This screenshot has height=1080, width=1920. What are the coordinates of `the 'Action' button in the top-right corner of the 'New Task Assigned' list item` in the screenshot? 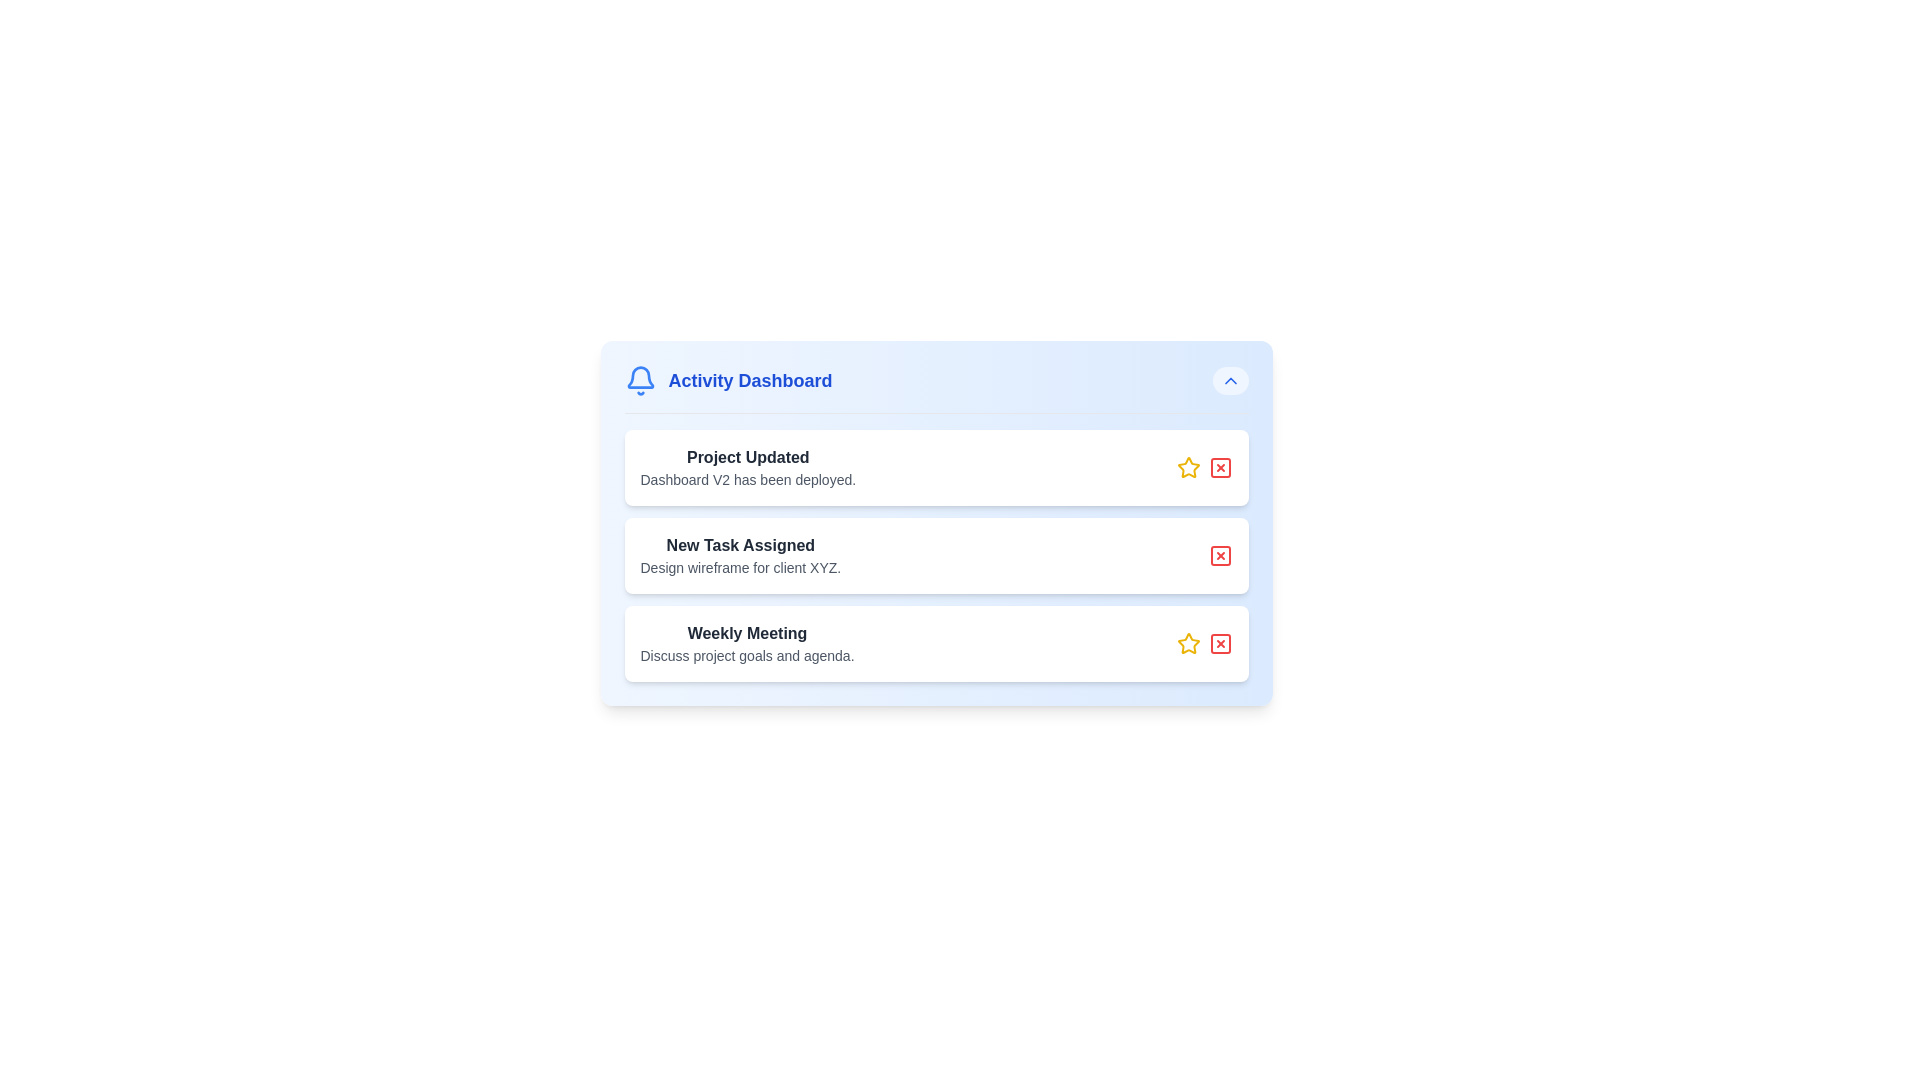 It's located at (1219, 555).